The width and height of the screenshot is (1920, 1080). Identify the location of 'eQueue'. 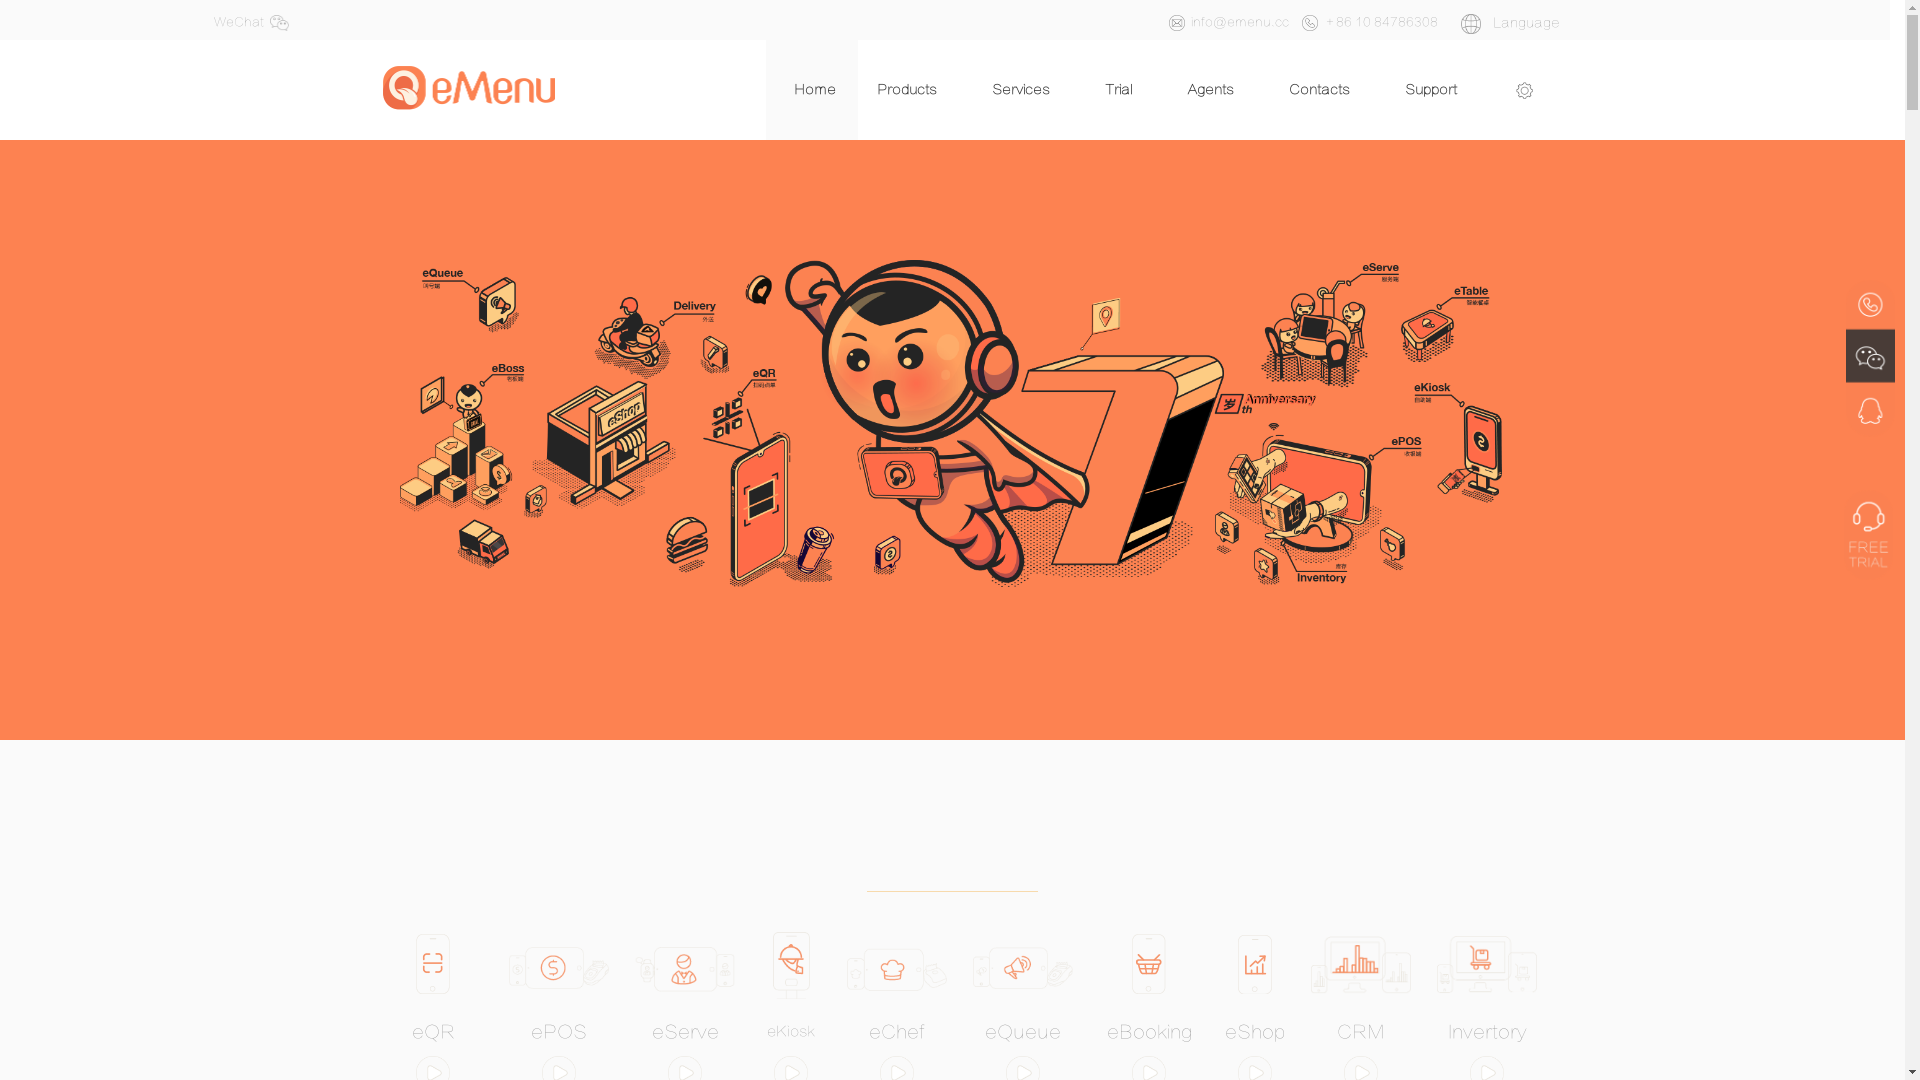
(1022, 1029).